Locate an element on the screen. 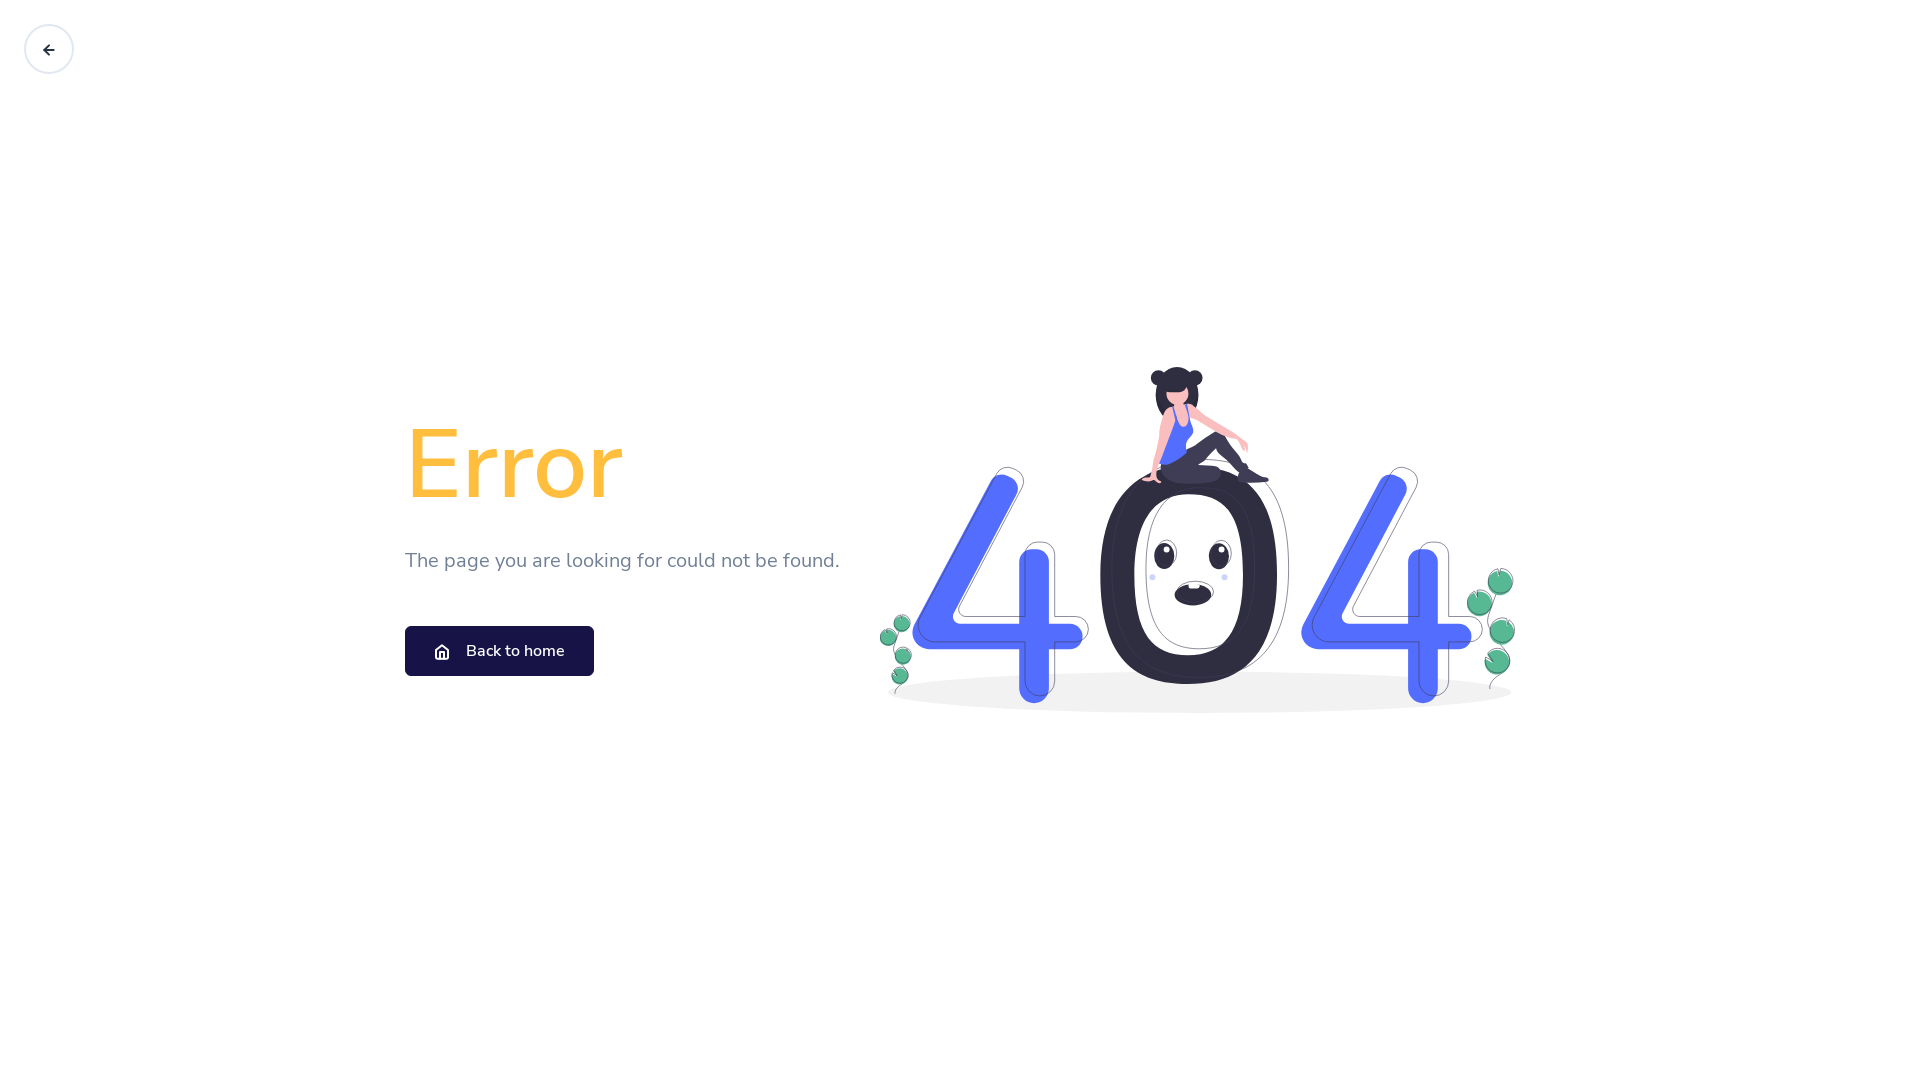  'Back to home' is located at coordinates (403, 651).